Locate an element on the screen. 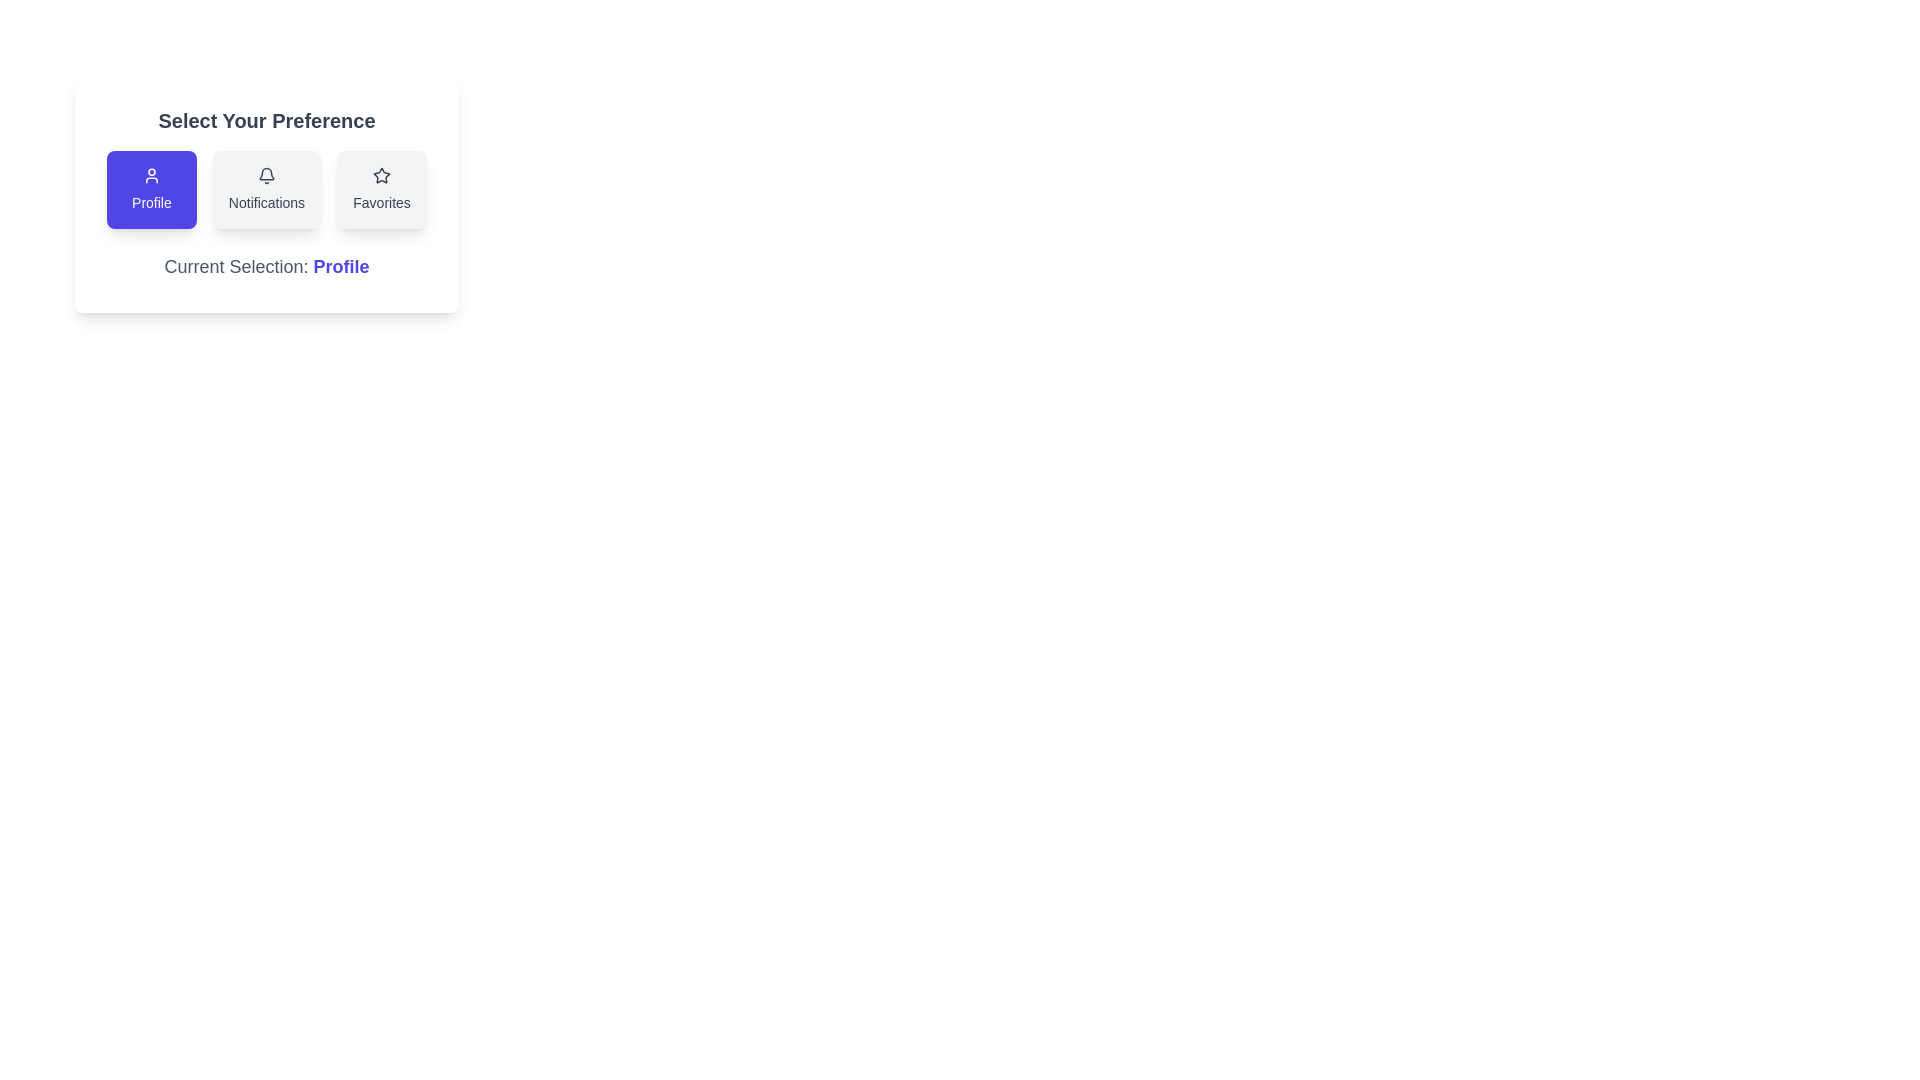 Image resolution: width=1920 pixels, height=1080 pixels. the user profile icon, which is represented by a circle with a head and shoulders outline, located in the top-left corner of the selection card and part of the 'Profile' button is located at coordinates (150, 175).